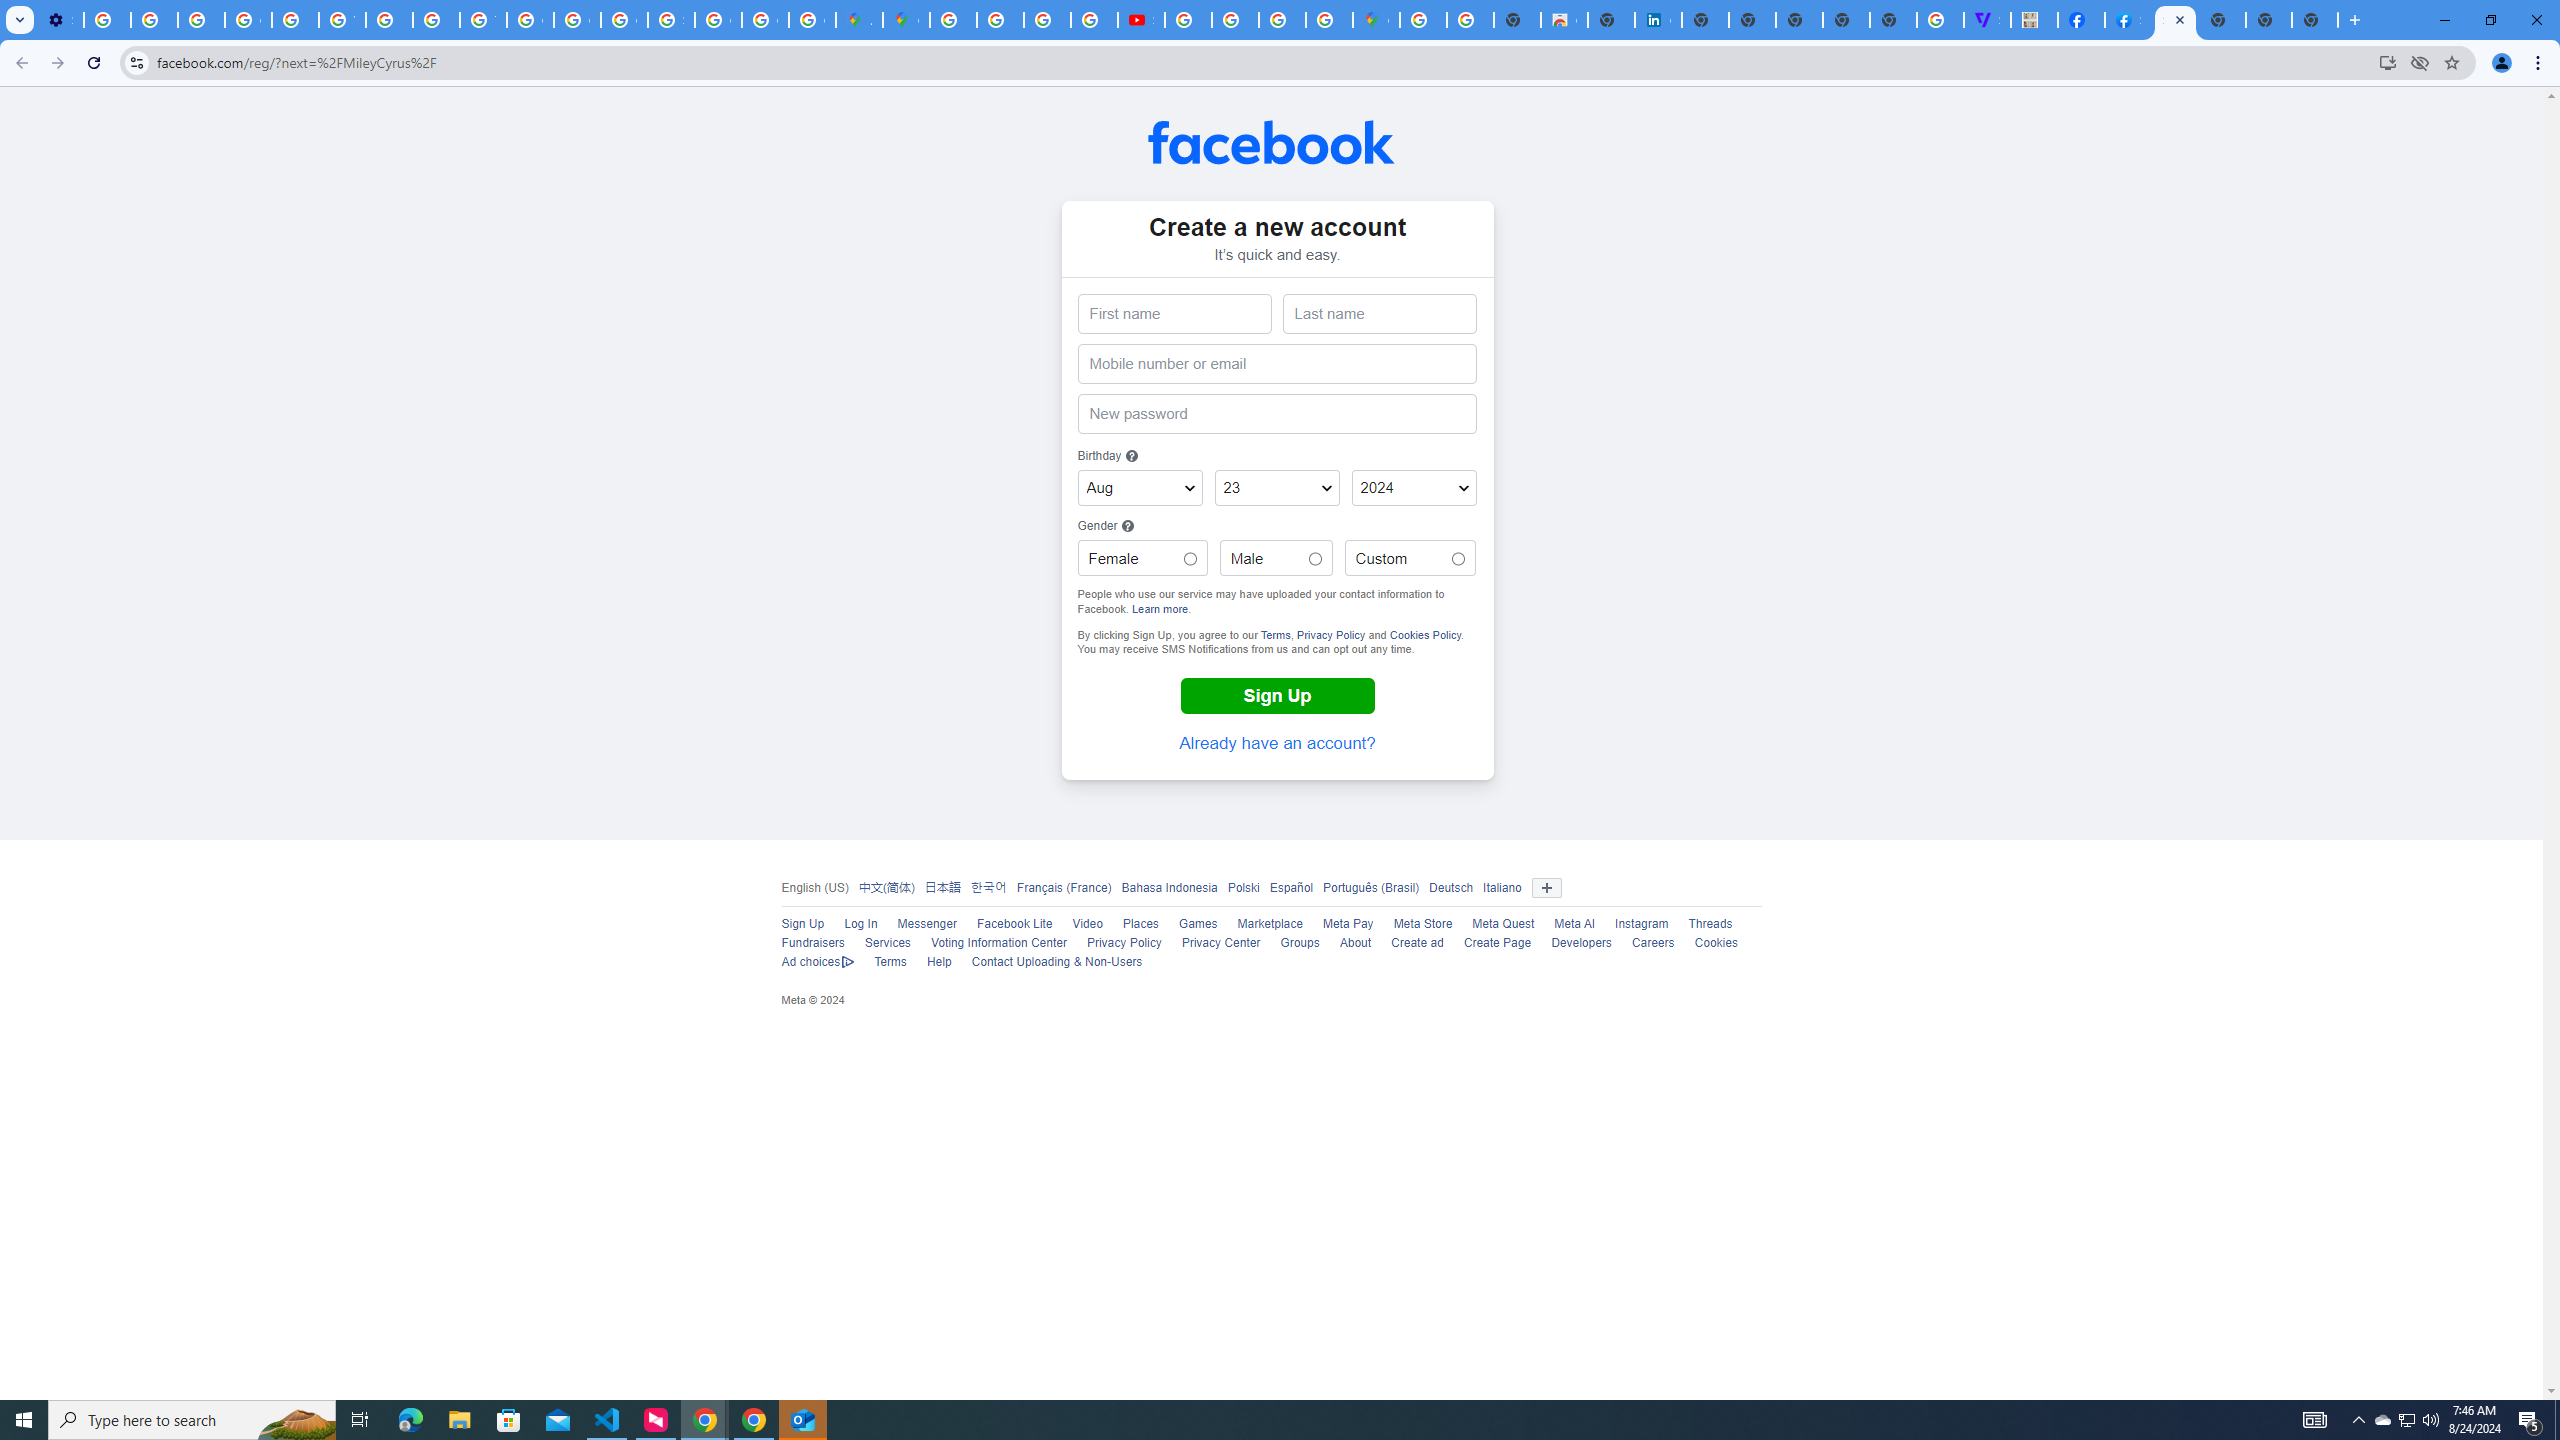 The image size is (2560, 1440). Describe the element at coordinates (135, 61) in the screenshot. I see `'View site information'` at that location.